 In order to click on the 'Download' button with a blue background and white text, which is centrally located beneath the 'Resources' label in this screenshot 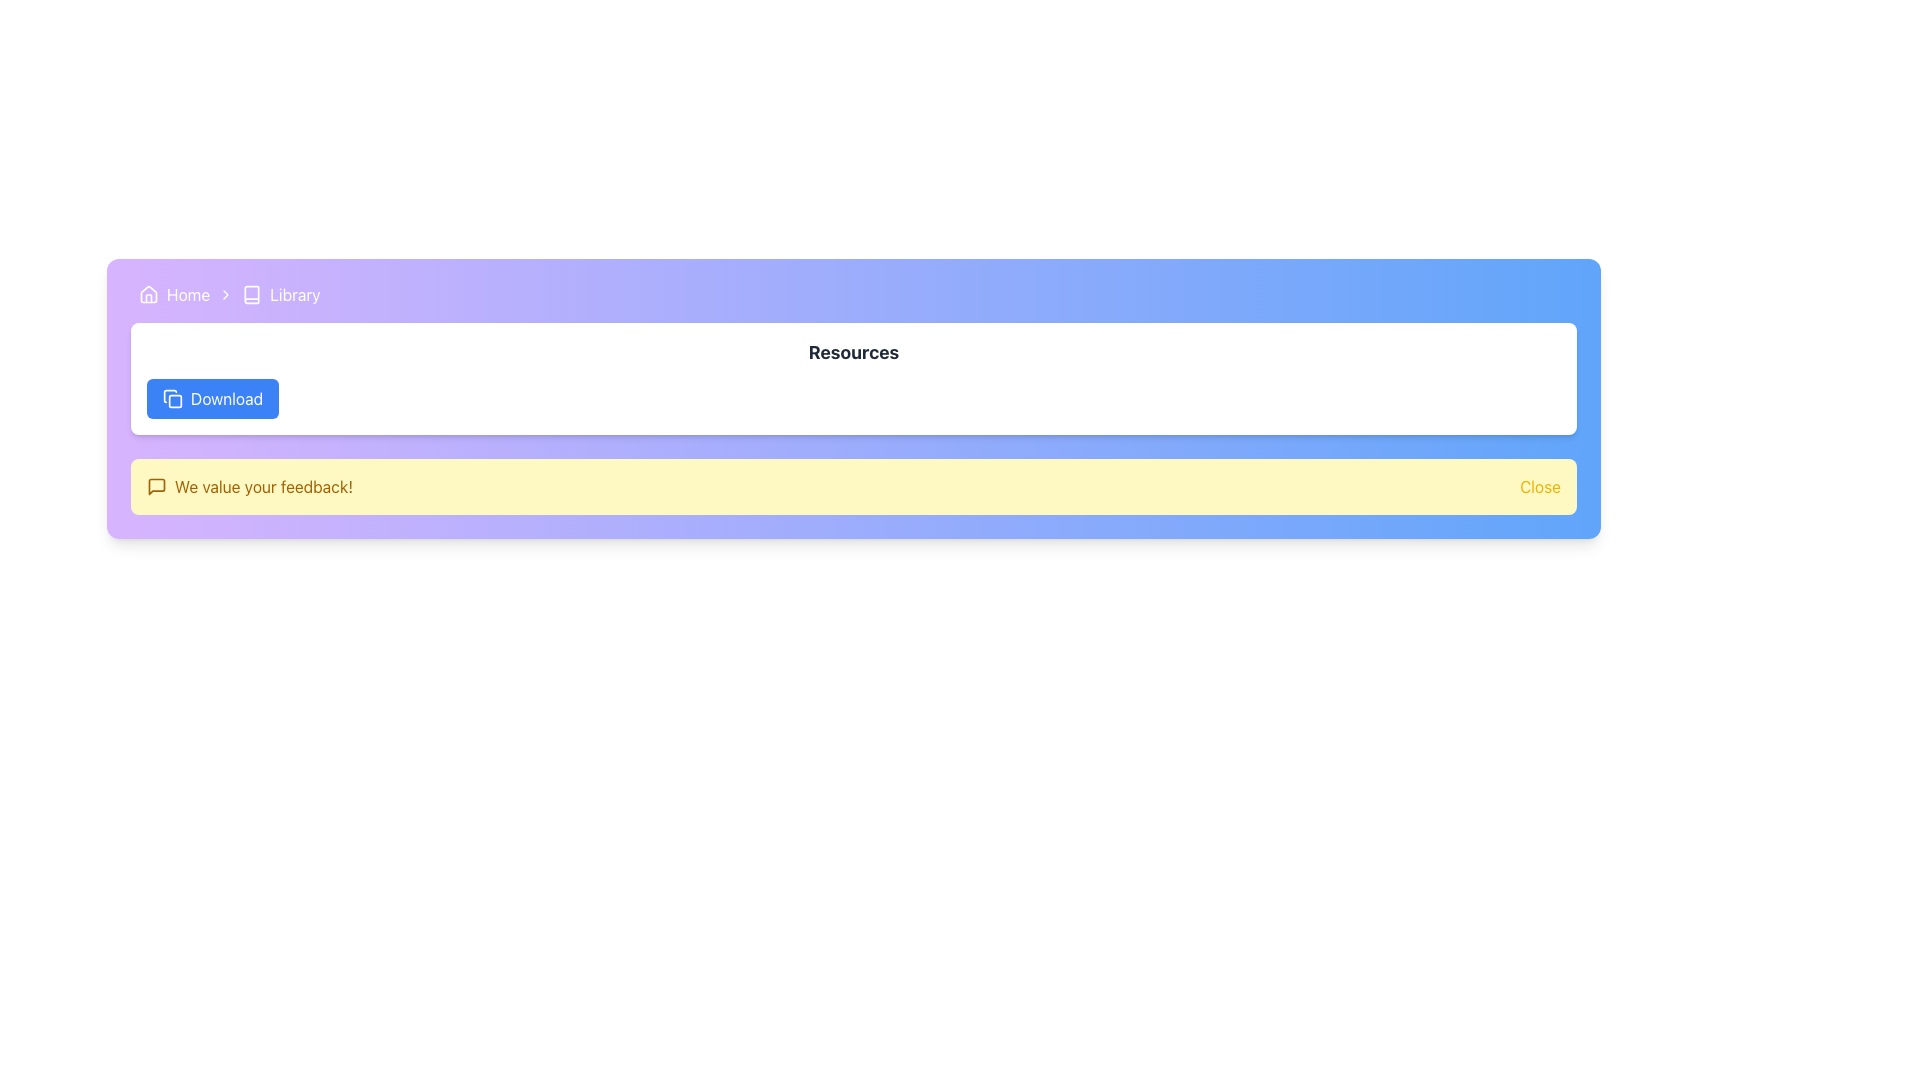, I will do `click(213, 398)`.